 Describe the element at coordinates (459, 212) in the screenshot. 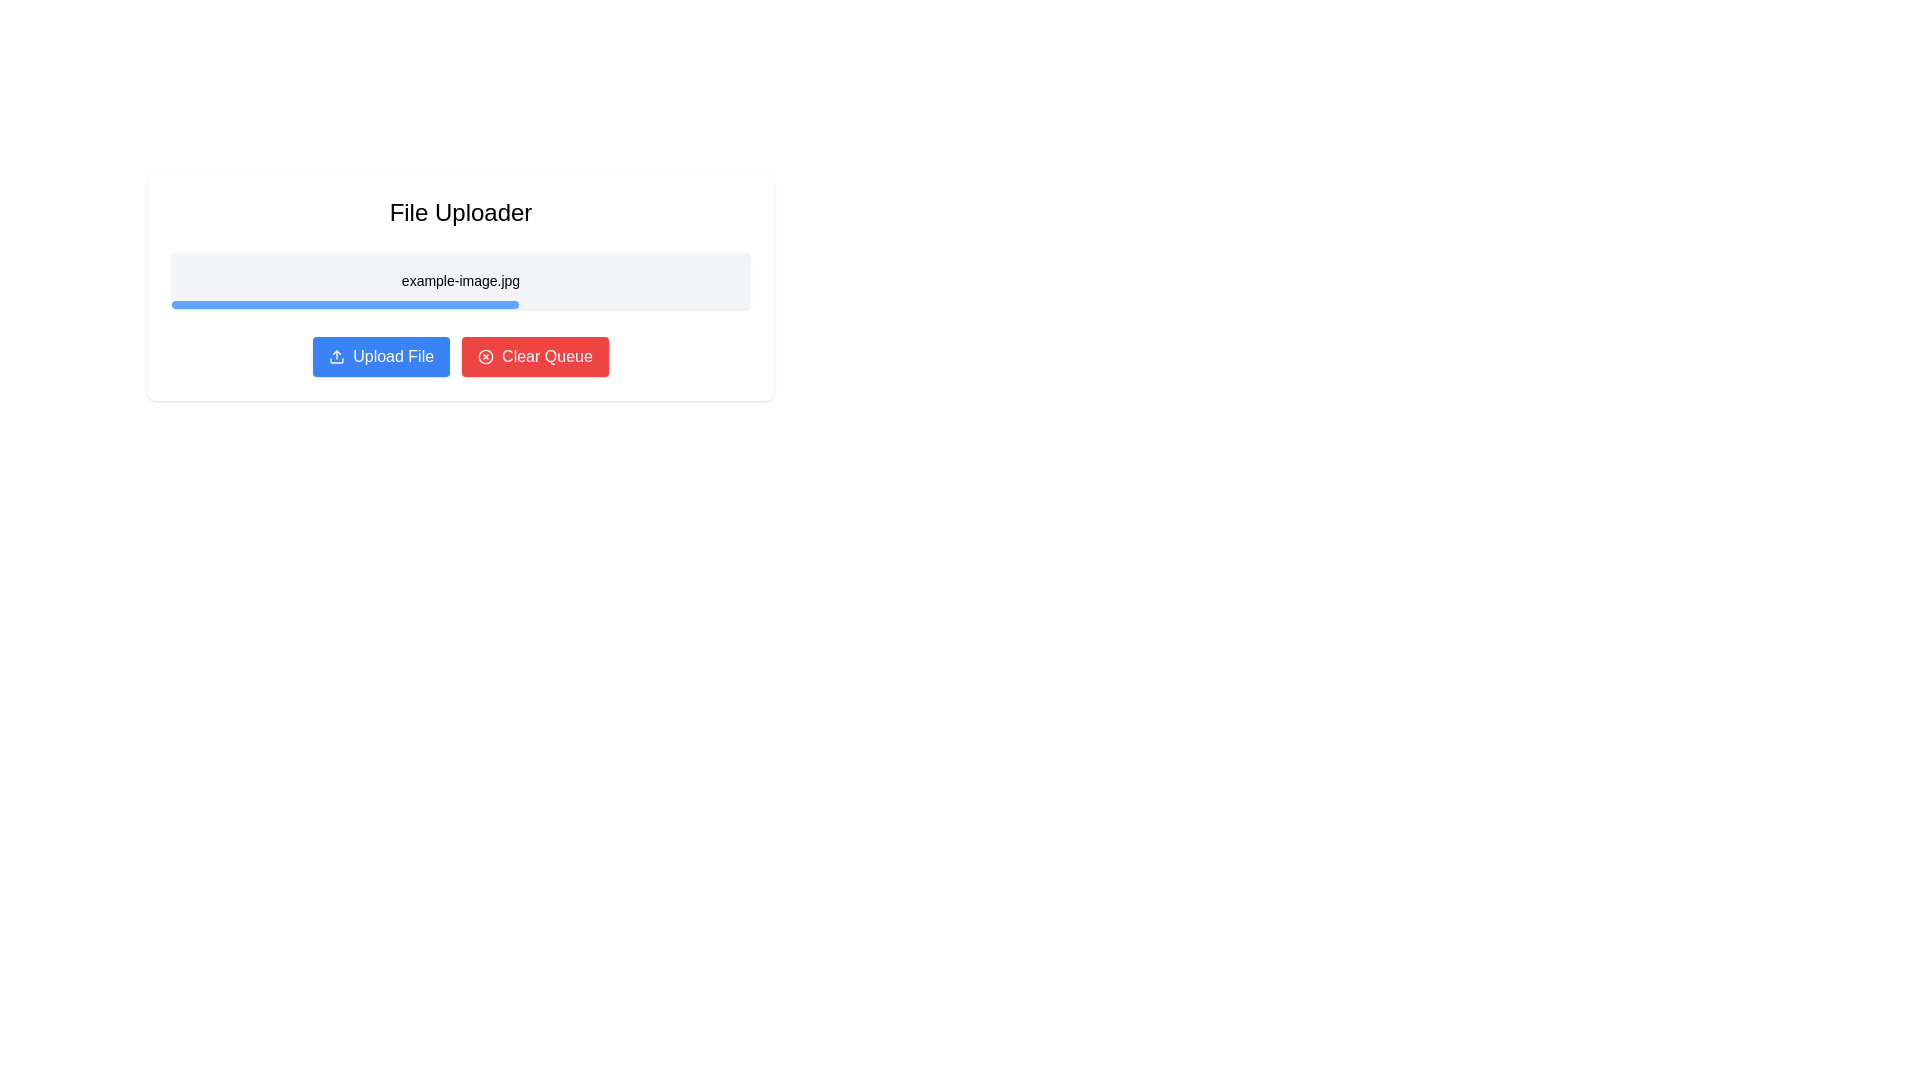

I see `the heading text that indicates the purpose of the file uploading feature, which is positioned at the top center of the interface` at that location.